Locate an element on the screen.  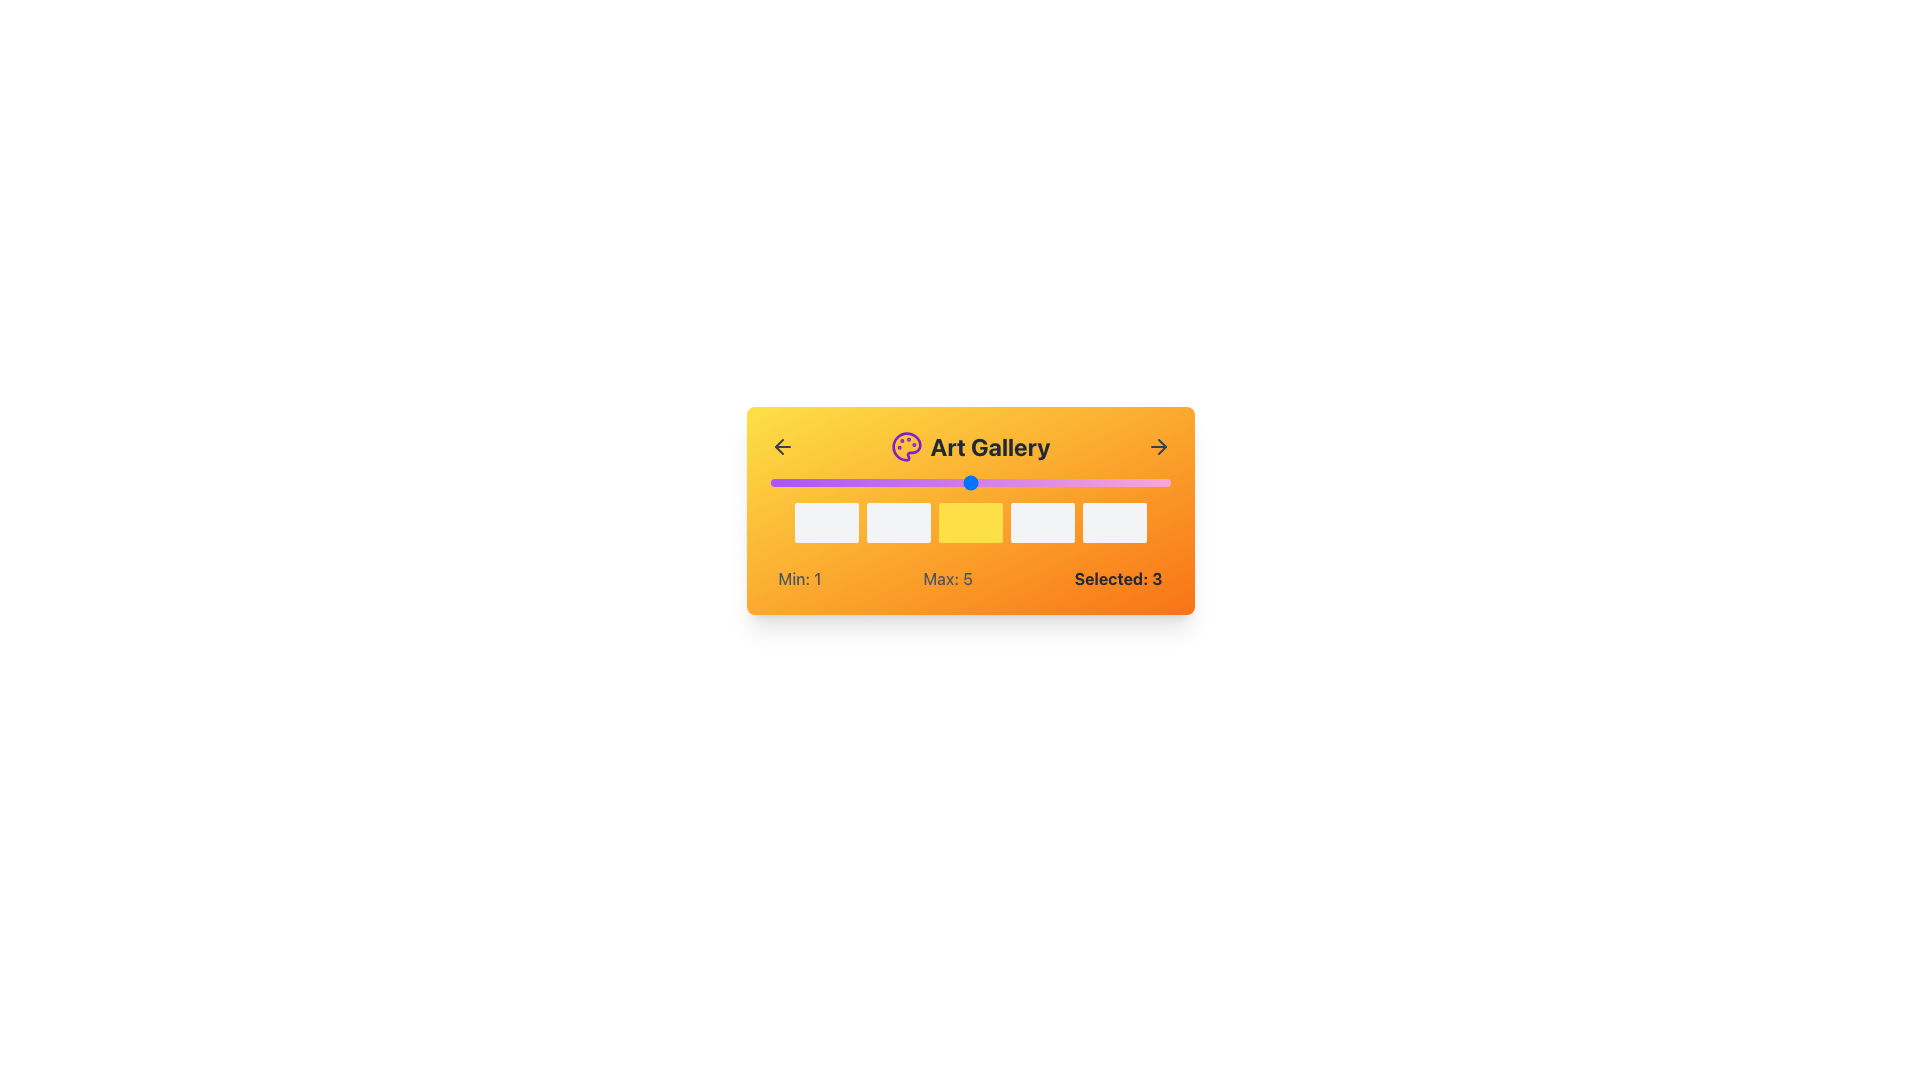
the navigation button located at the far right of the header bar is located at coordinates (1158, 446).